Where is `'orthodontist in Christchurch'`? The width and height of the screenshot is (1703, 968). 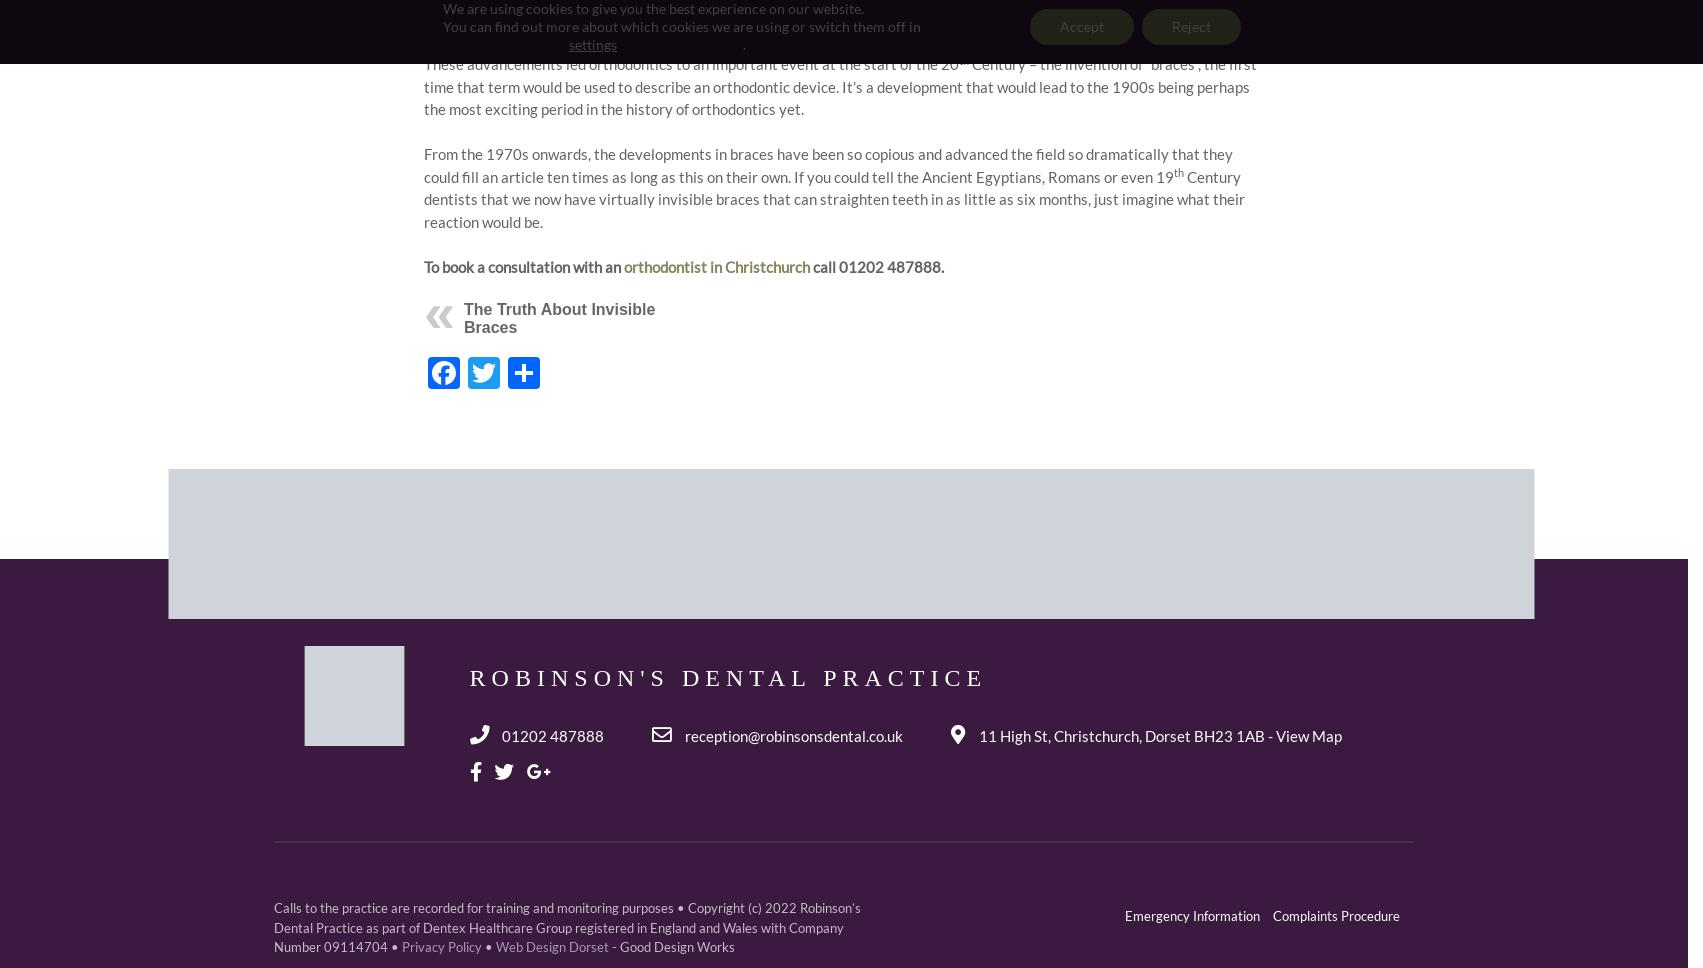
'orthodontist in Christchurch' is located at coordinates (622, 266).